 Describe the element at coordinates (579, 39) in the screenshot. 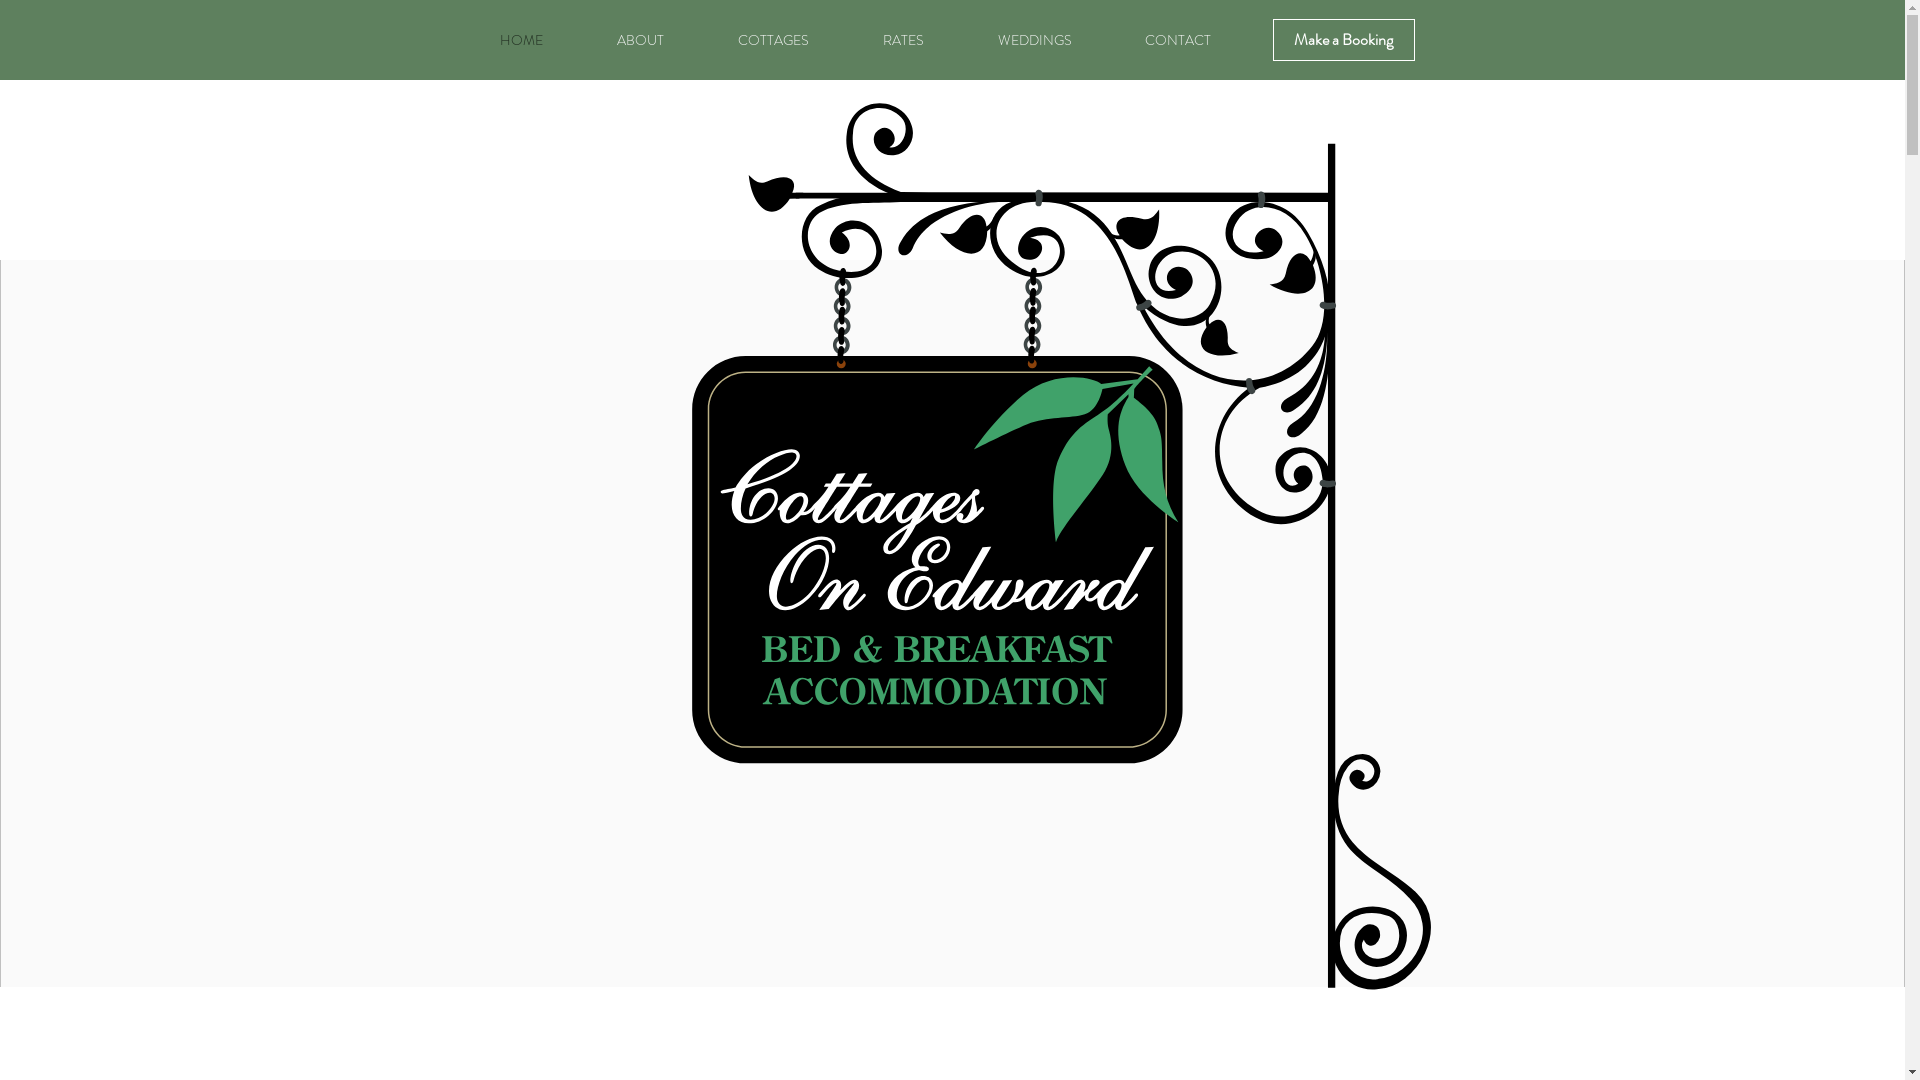

I see `'ABOUT'` at that location.